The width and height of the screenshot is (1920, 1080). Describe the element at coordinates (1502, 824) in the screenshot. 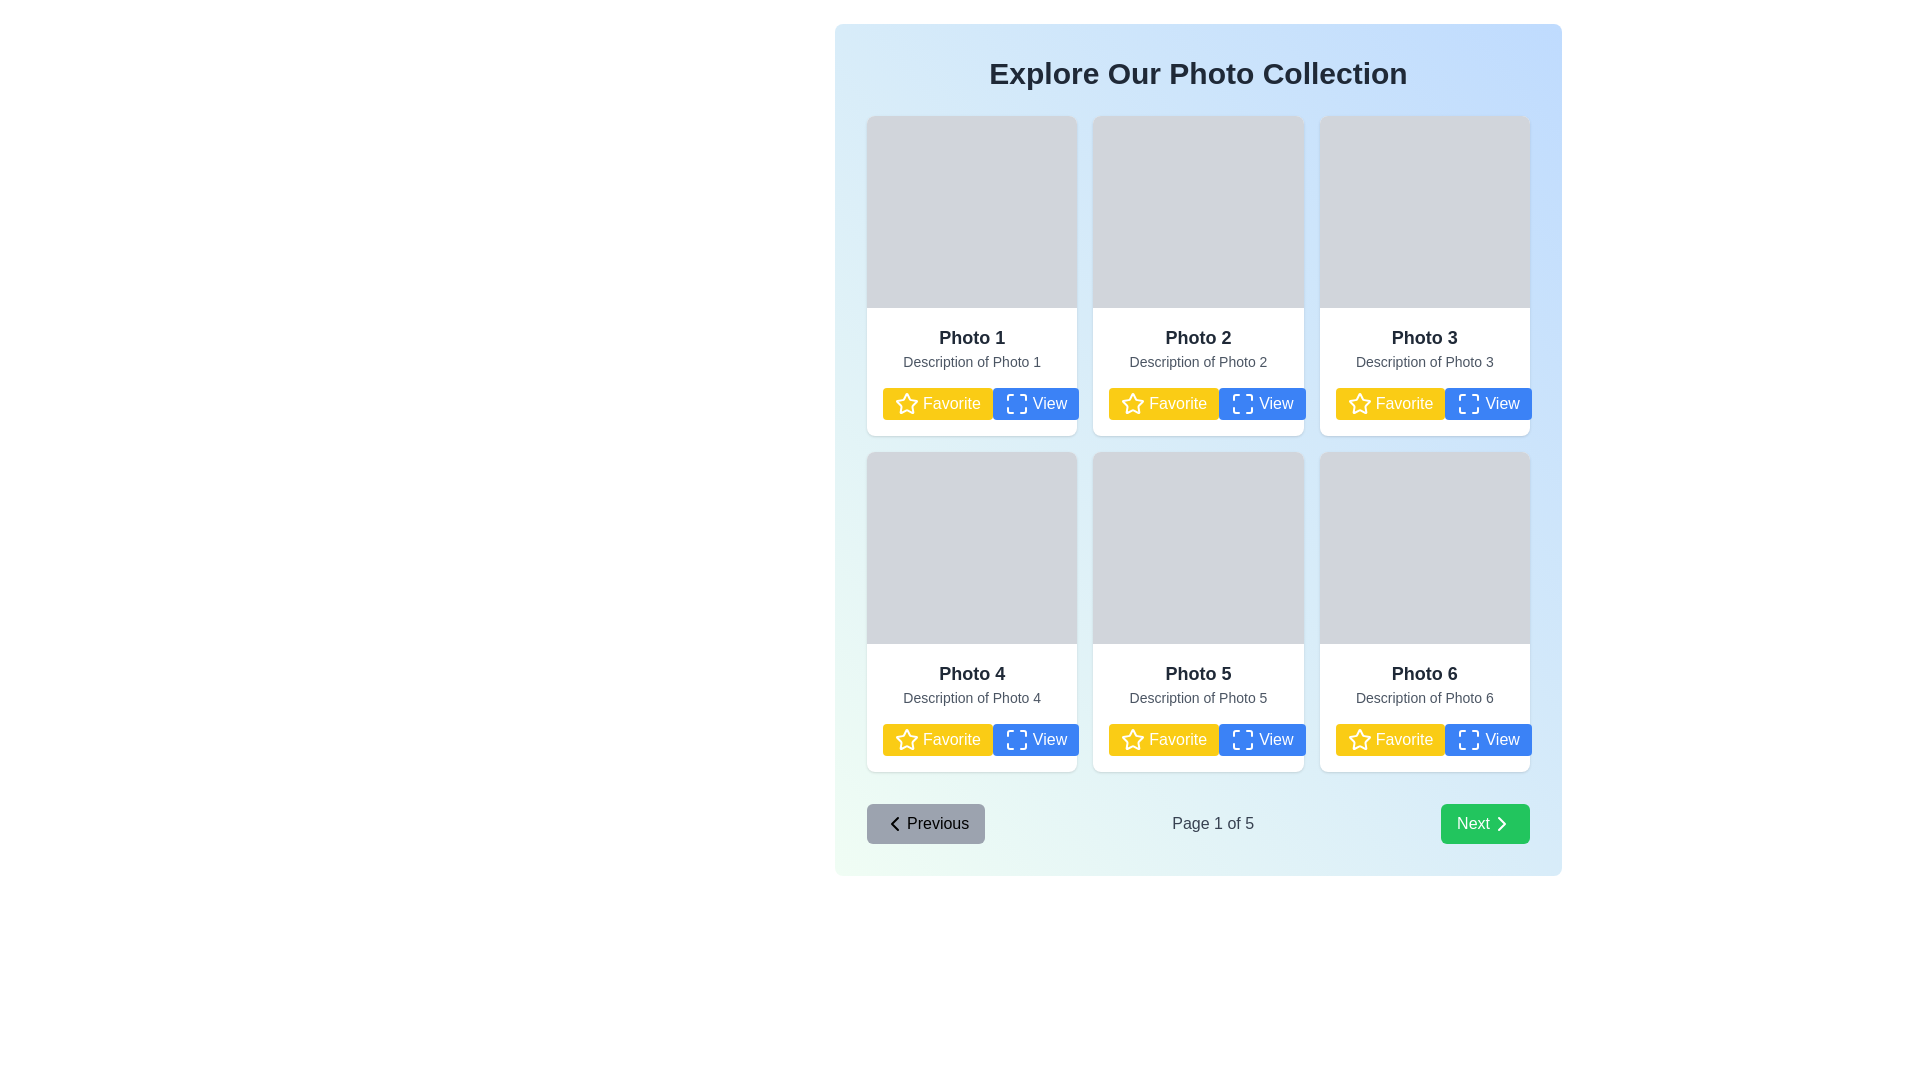

I see `the rightward-pointing chevron icon located within the green 'Next' button at the bottom right of the interface` at that location.